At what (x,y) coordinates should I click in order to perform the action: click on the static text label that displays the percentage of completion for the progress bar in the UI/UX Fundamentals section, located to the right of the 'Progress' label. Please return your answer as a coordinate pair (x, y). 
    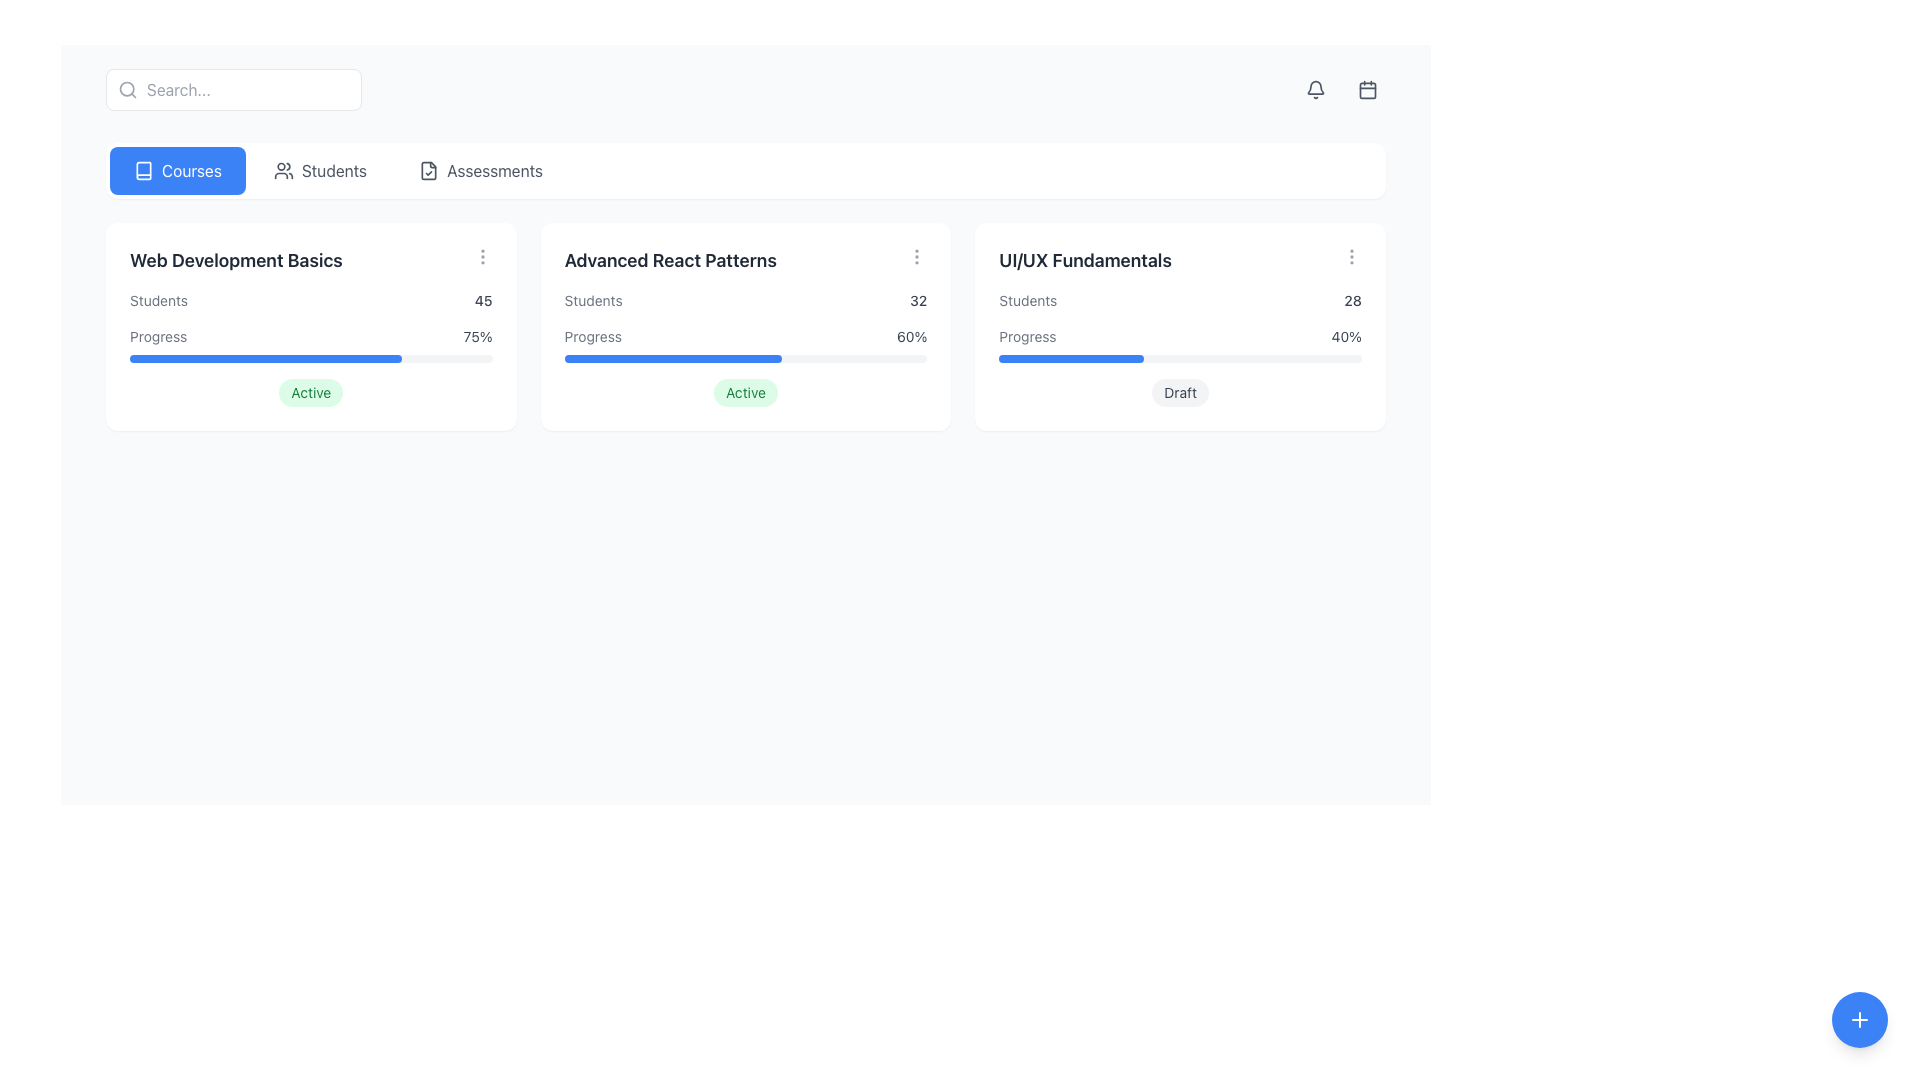
    Looking at the image, I should click on (1346, 335).